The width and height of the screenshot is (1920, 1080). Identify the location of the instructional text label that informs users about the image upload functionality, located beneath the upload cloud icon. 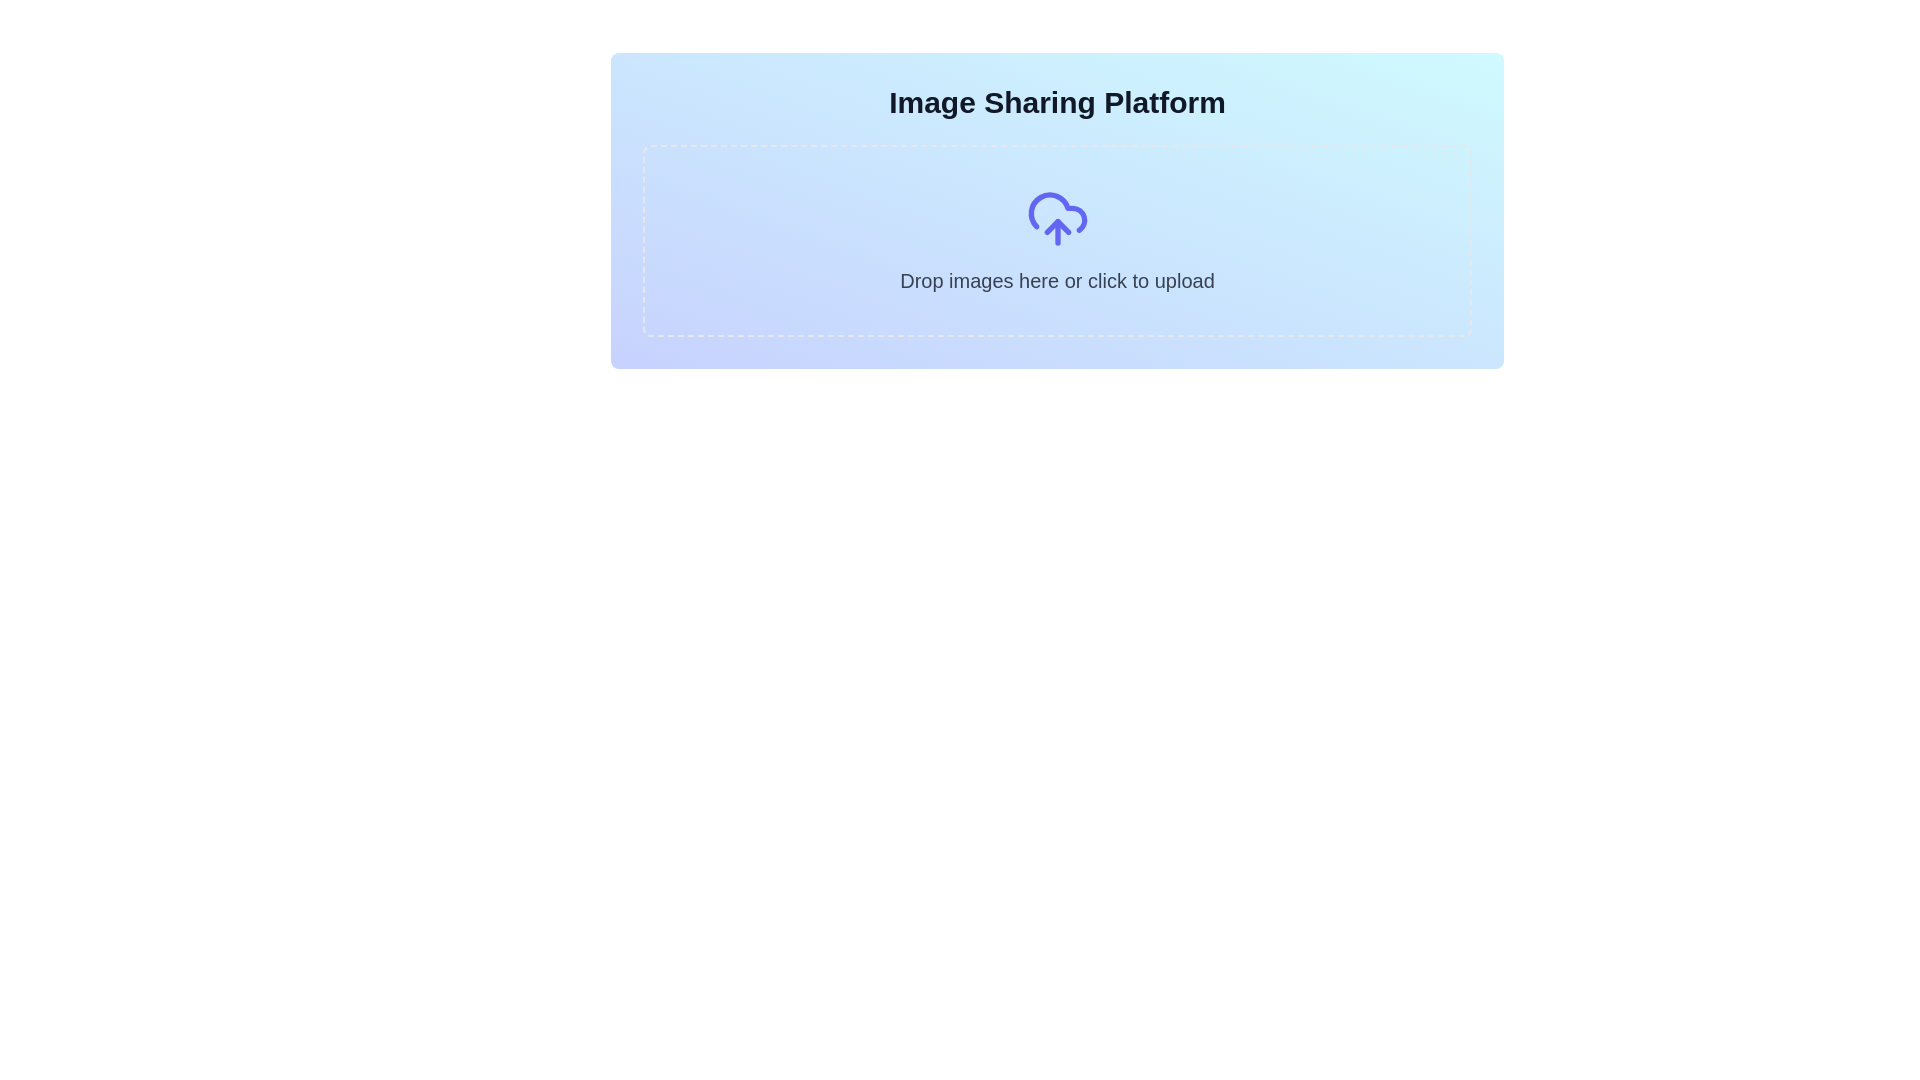
(1056, 281).